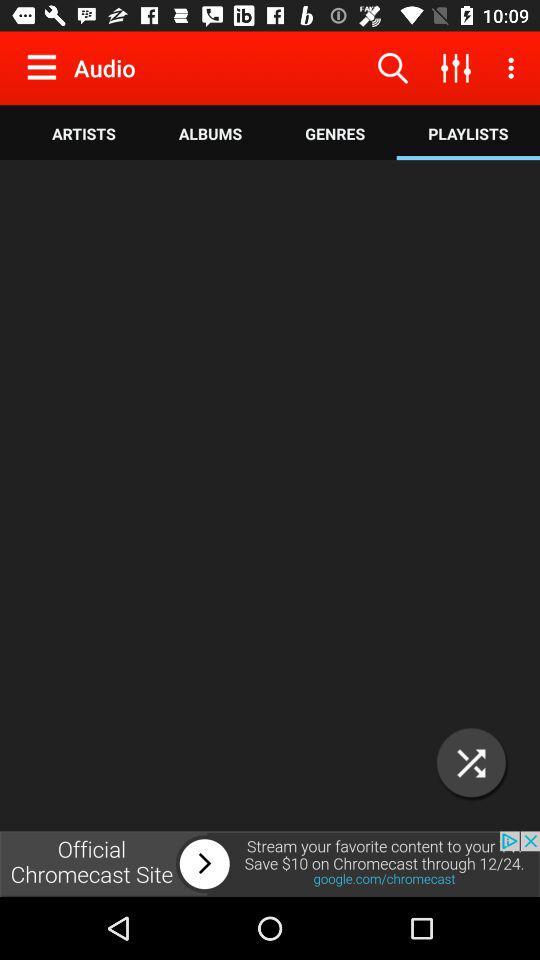 The width and height of the screenshot is (540, 960). Describe the element at coordinates (270, 496) in the screenshot. I see `music player option` at that location.